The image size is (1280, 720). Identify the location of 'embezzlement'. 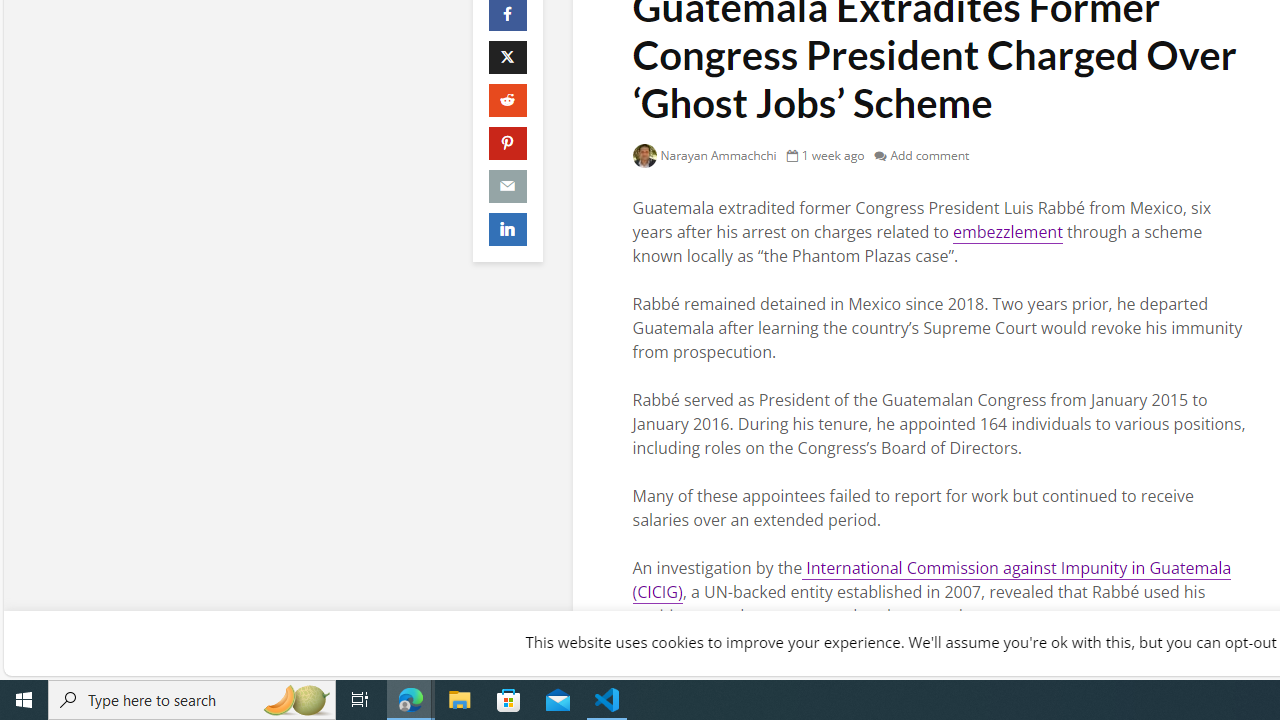
(1007, 231).